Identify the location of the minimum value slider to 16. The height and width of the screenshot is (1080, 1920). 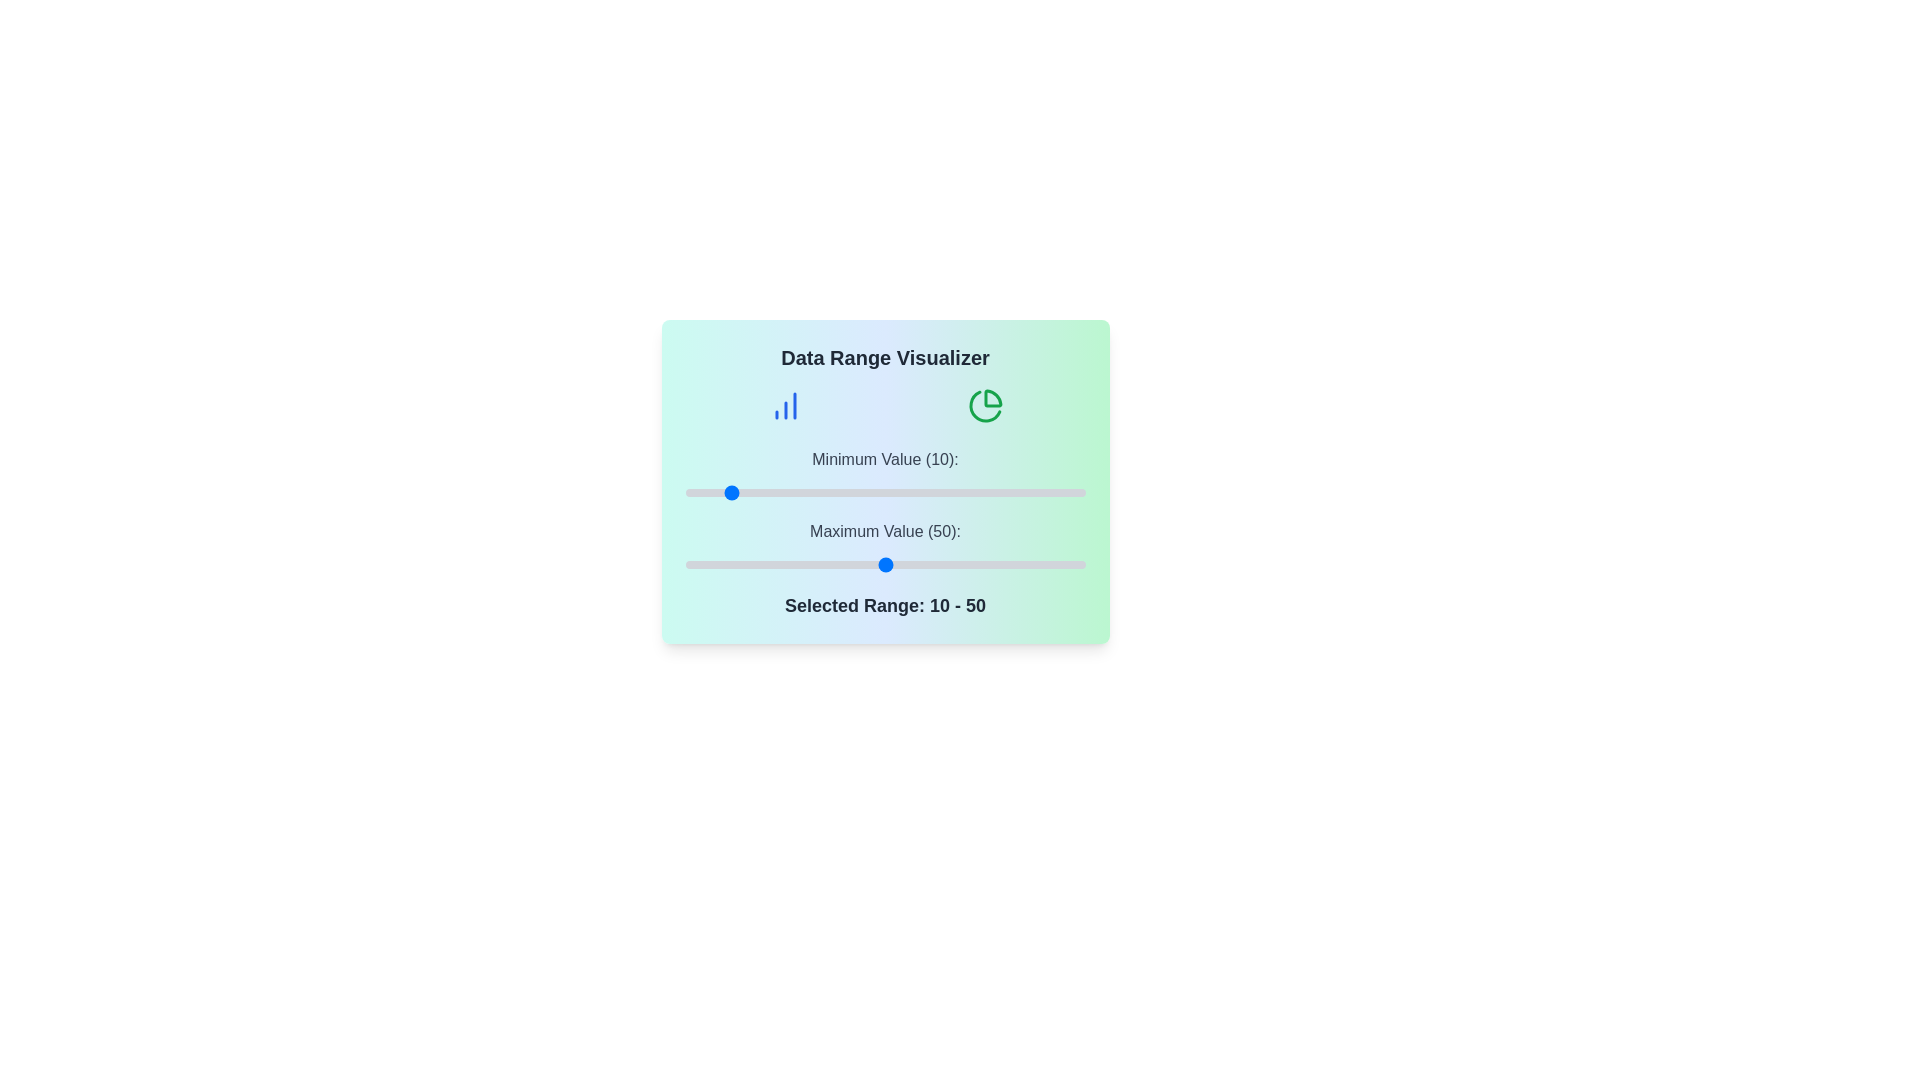
(748, 493).